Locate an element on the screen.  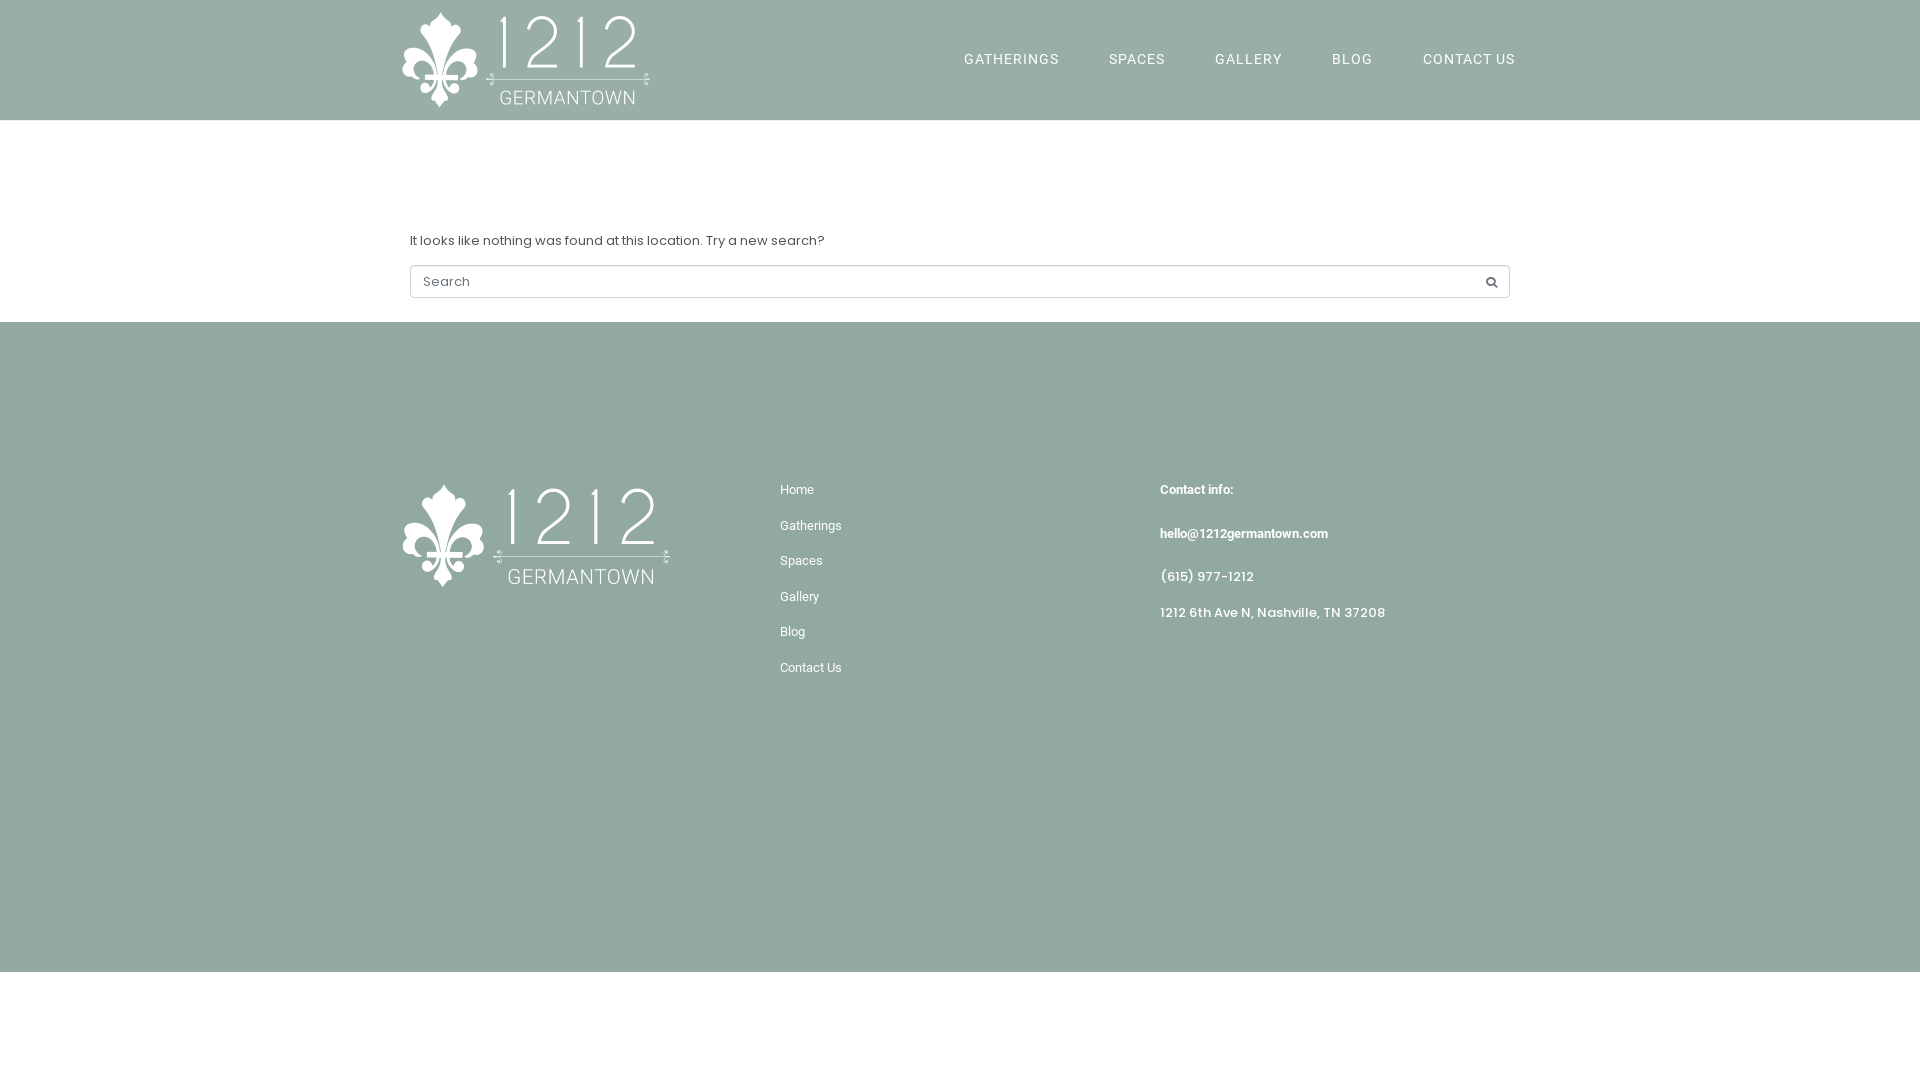
'GALLERY' is located at coordinates (1247, 59).